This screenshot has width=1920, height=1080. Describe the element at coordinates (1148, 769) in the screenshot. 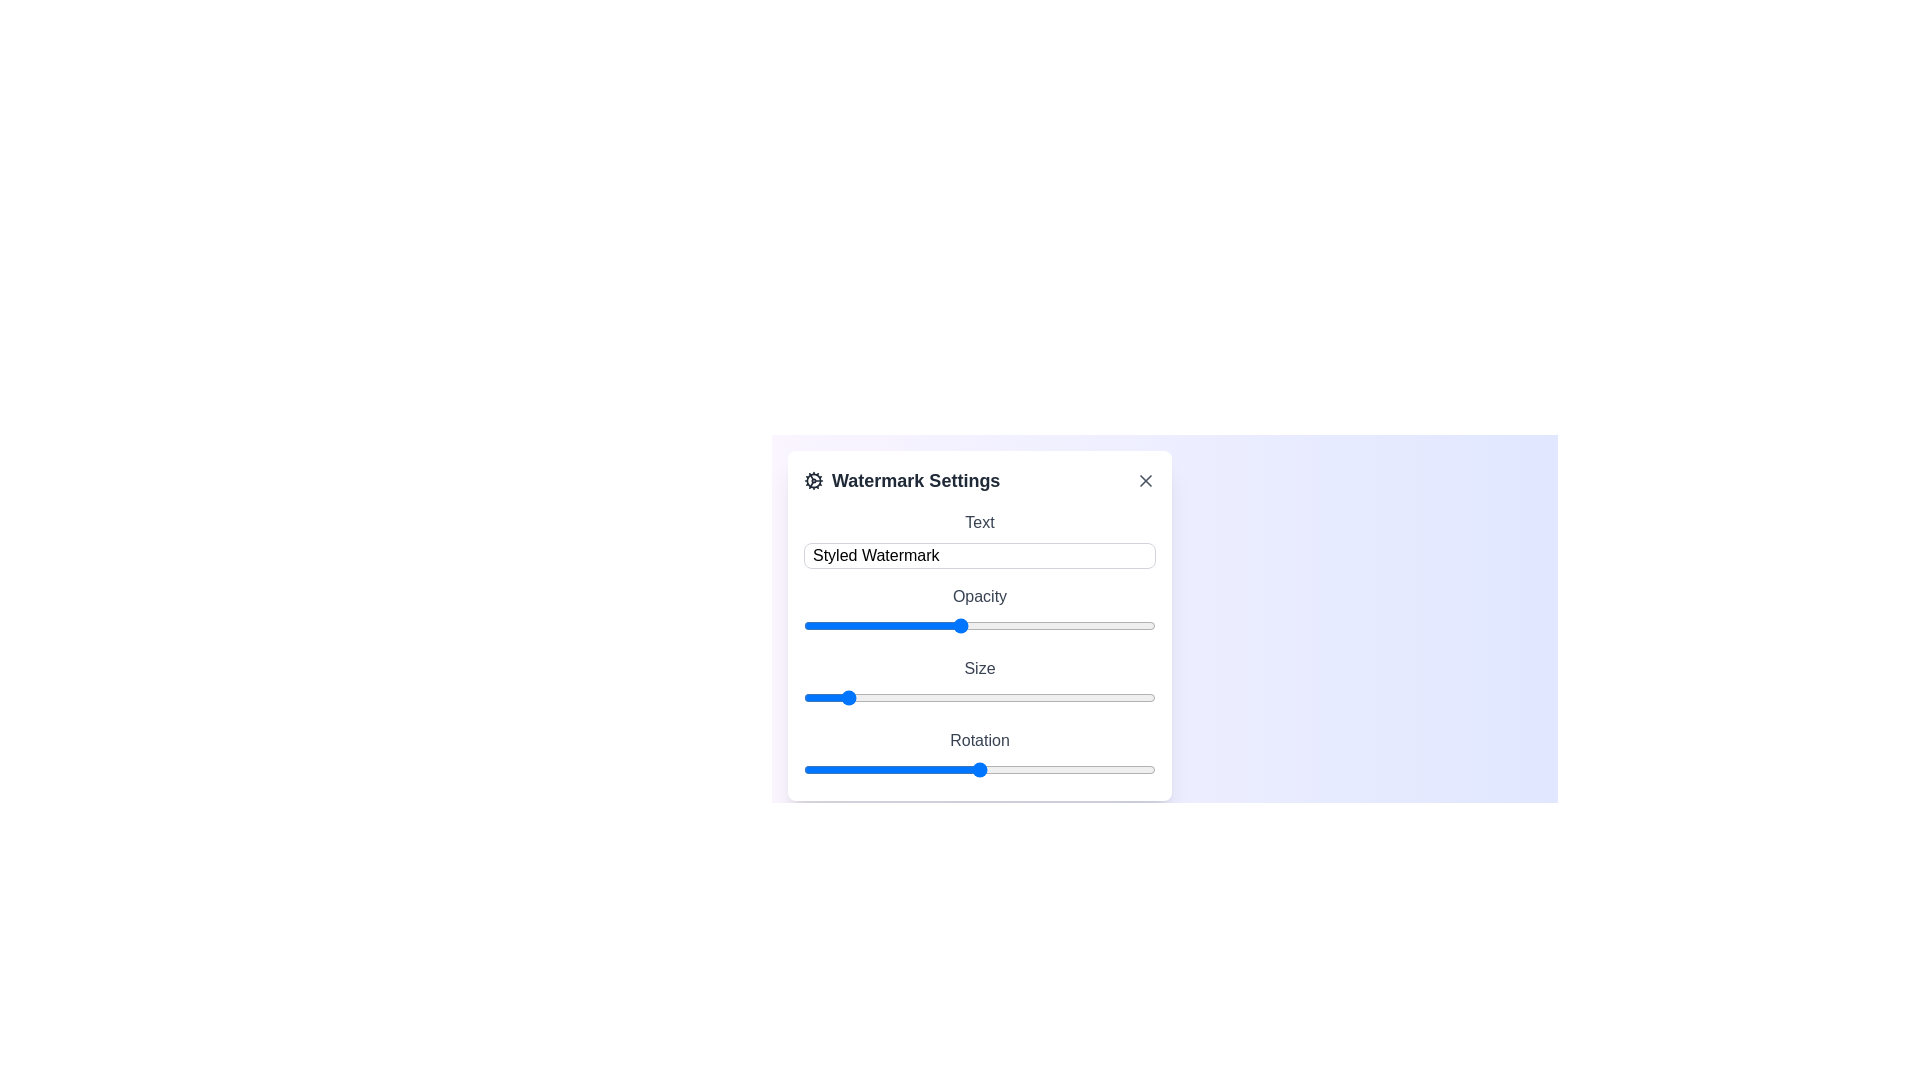

I see `rotation` at that location.